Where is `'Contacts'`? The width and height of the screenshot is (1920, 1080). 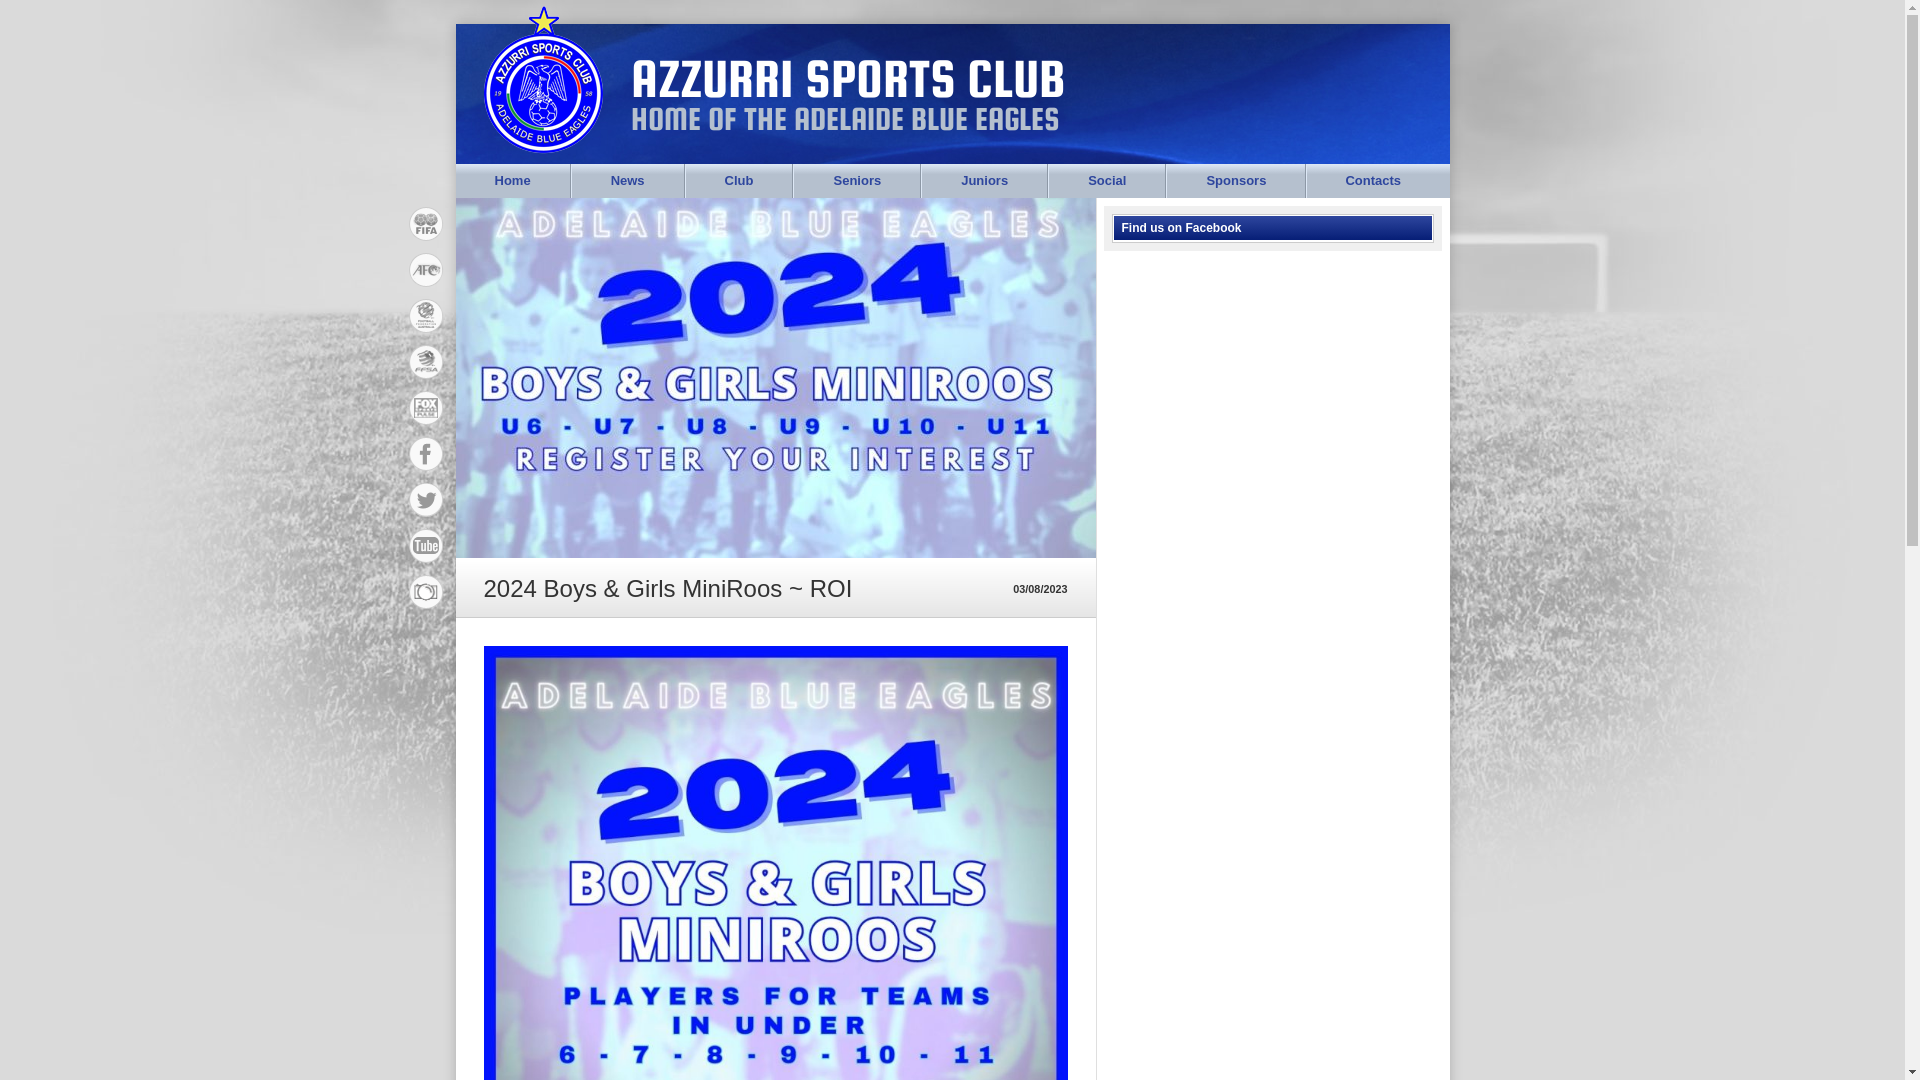
'Contacts' is located at coordinates (1371, 181).